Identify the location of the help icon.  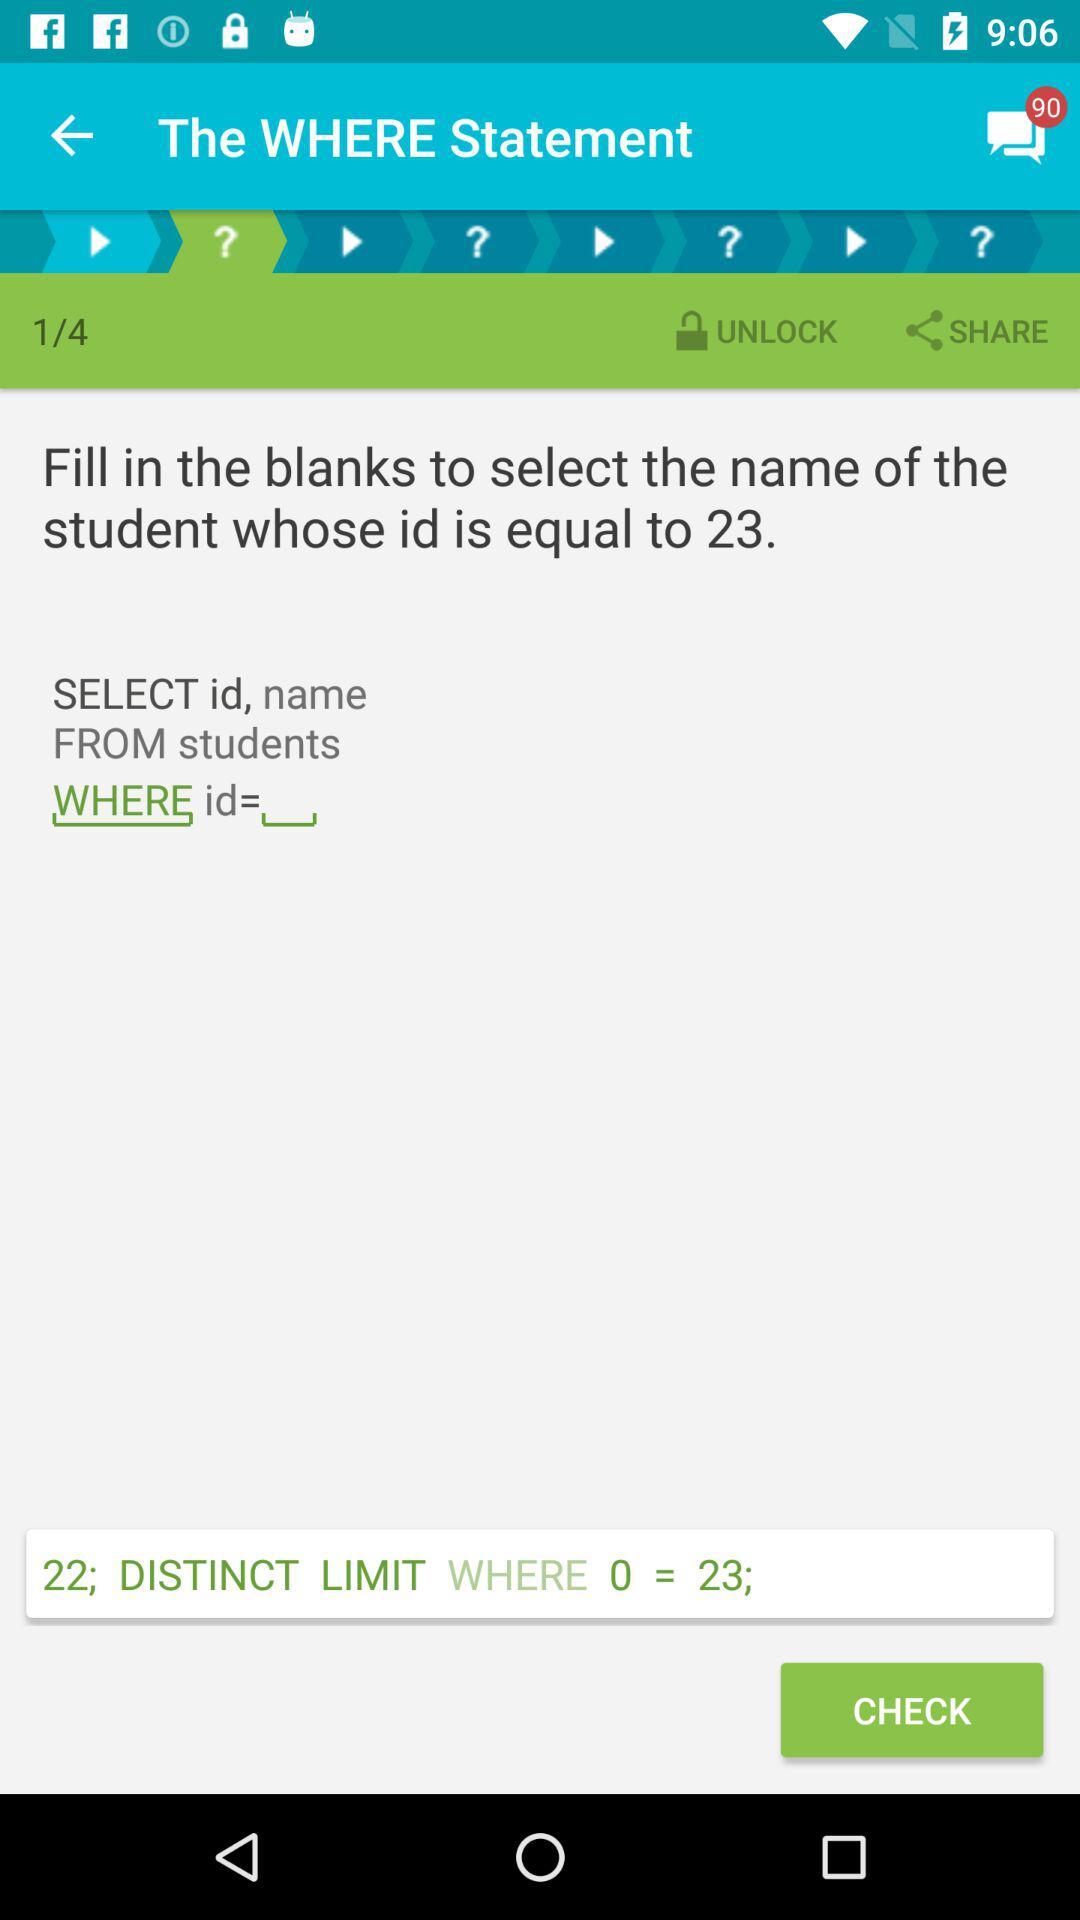
(979, 240).